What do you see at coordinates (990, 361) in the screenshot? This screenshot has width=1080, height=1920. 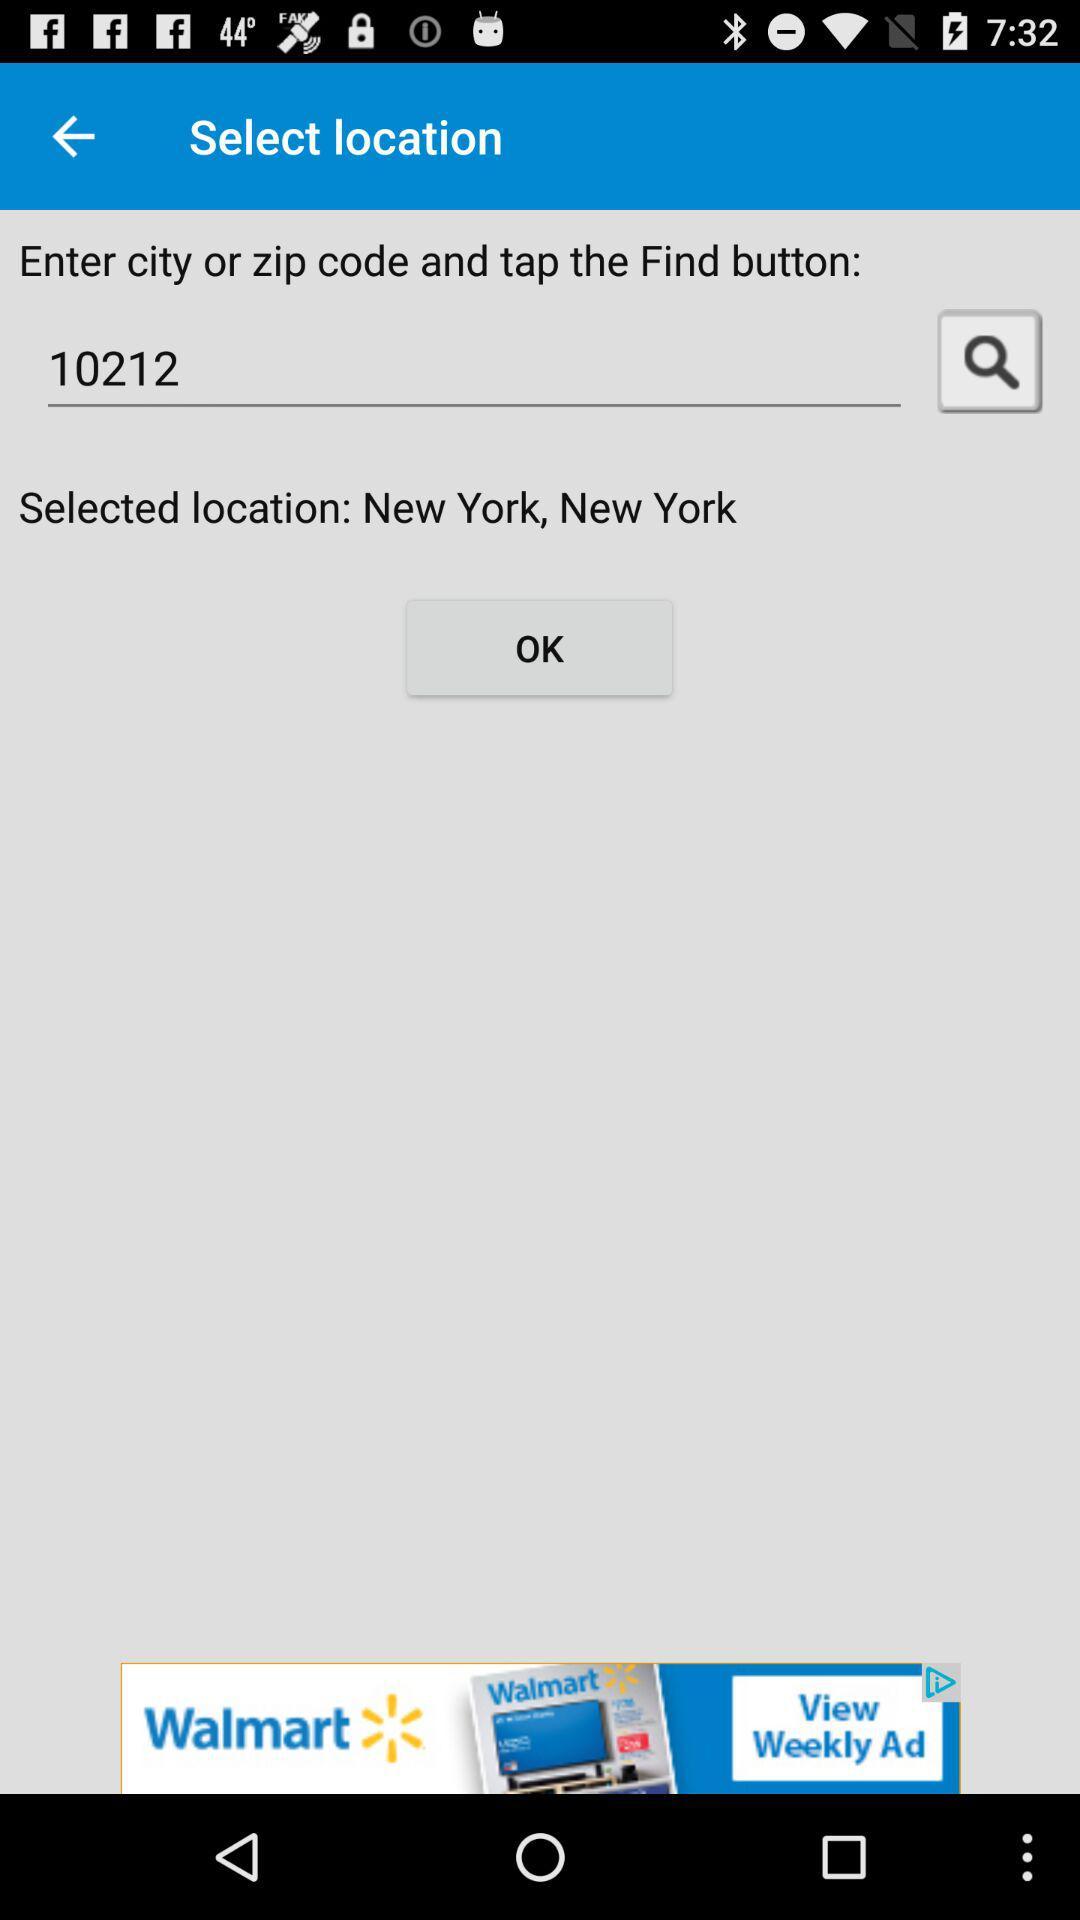 I see `search button` at bounding box center [990, 361].